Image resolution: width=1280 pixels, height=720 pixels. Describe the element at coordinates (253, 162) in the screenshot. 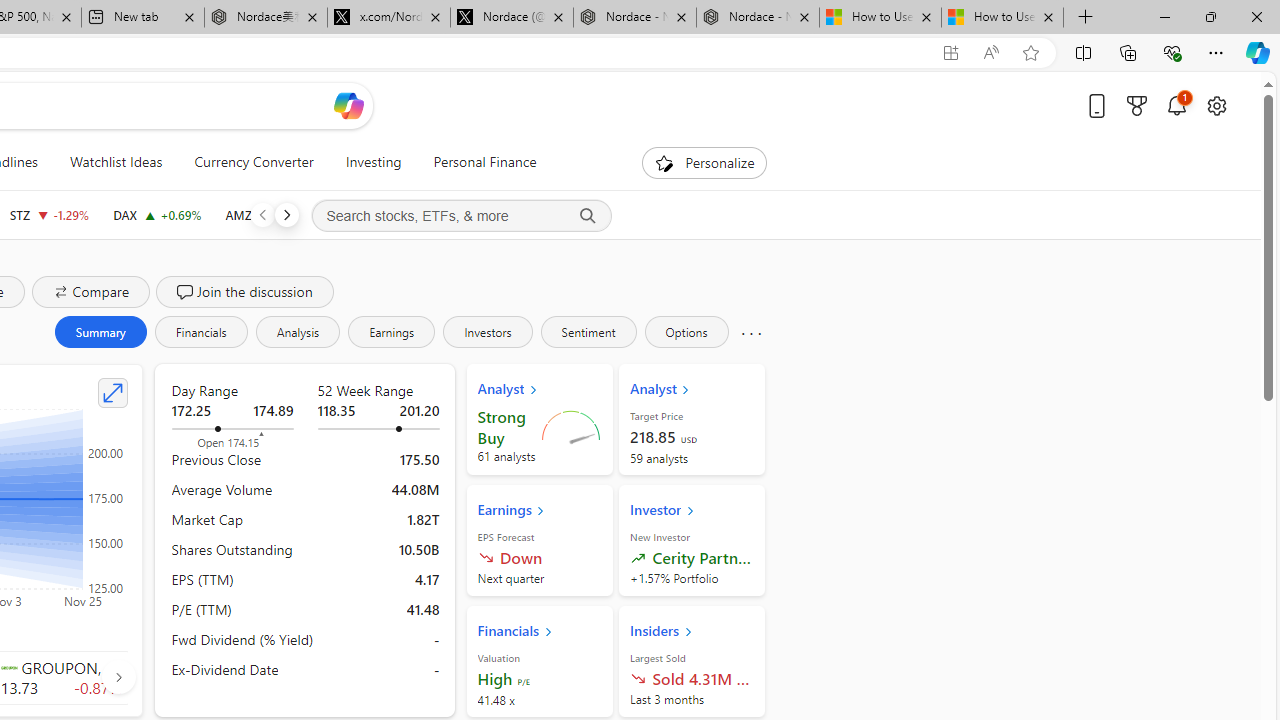

I see `'Currency Converter'` at that location.